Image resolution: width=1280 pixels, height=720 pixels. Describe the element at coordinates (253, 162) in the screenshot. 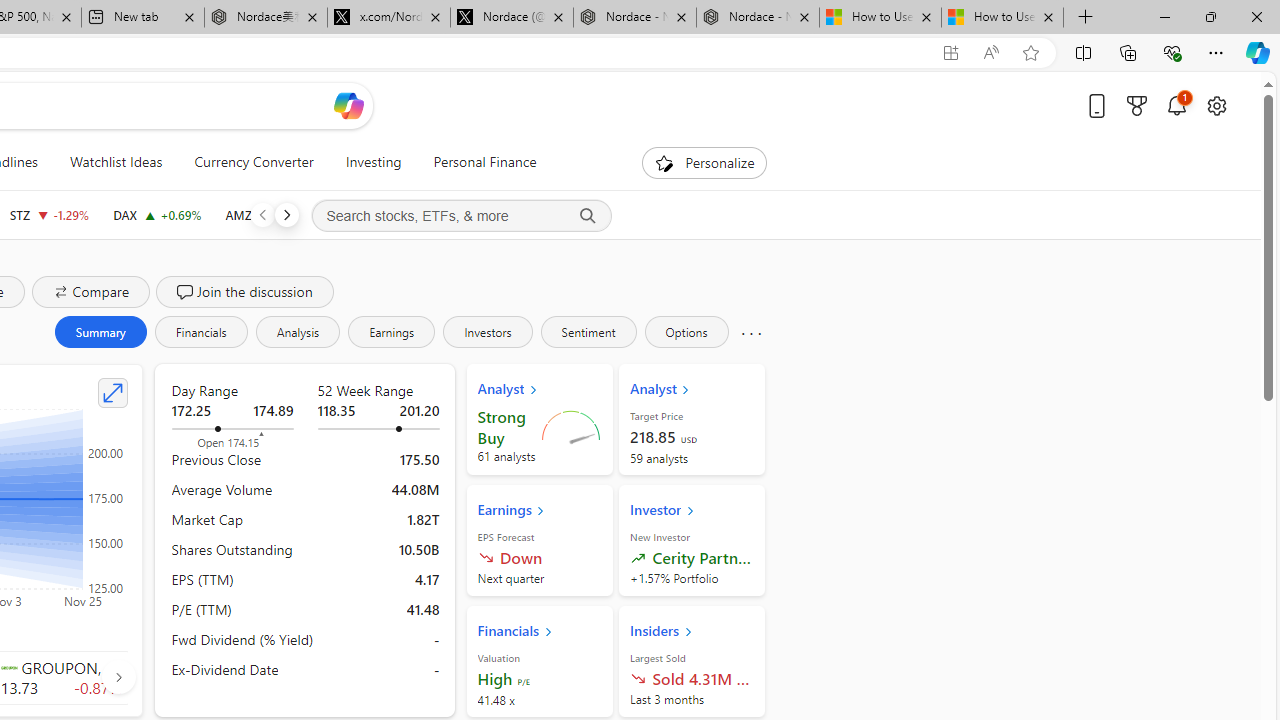

I see `'Currency Converter'` at that location.